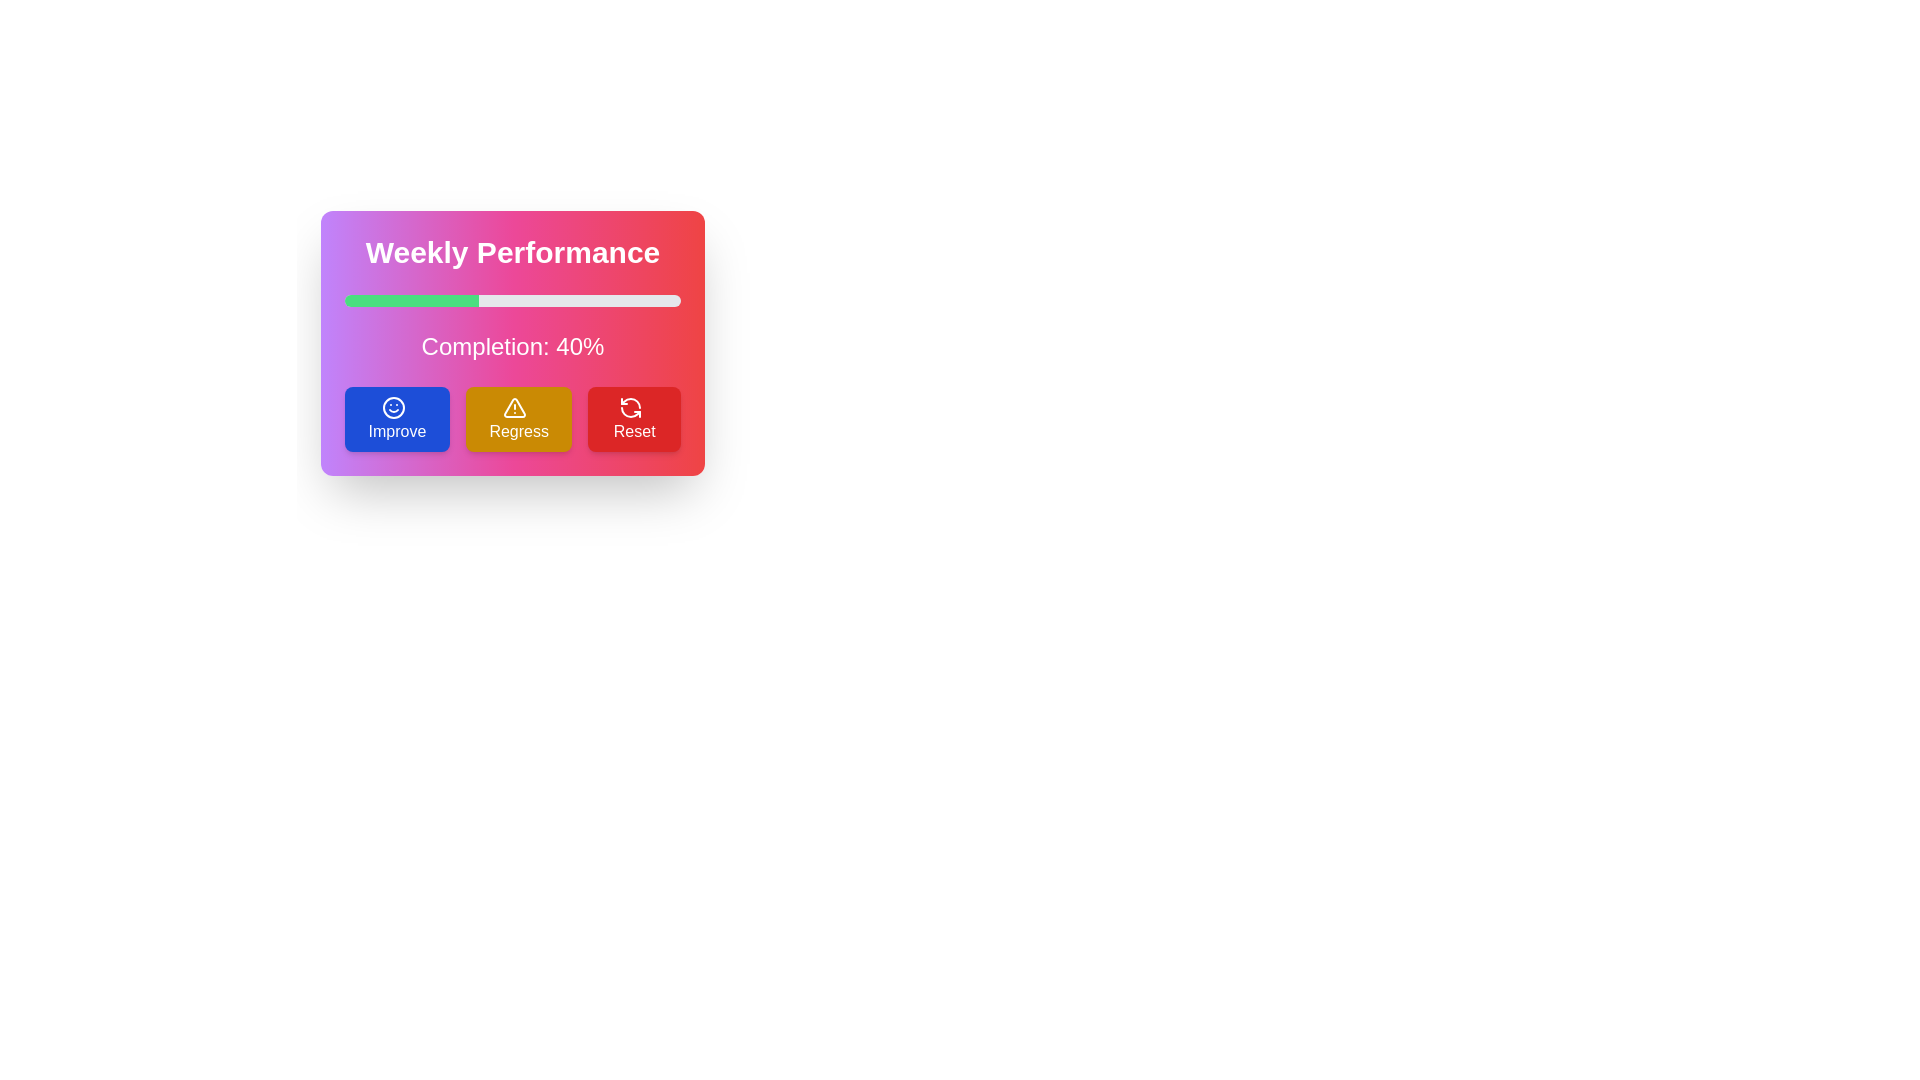 Image resolution: width=1920 pixels, height=1080 pixels. I want to click on the warning symbol SVG icon located on the 'Regress' button, which is centrally aligned to the left of the text 'Regress', so click(515, 406).